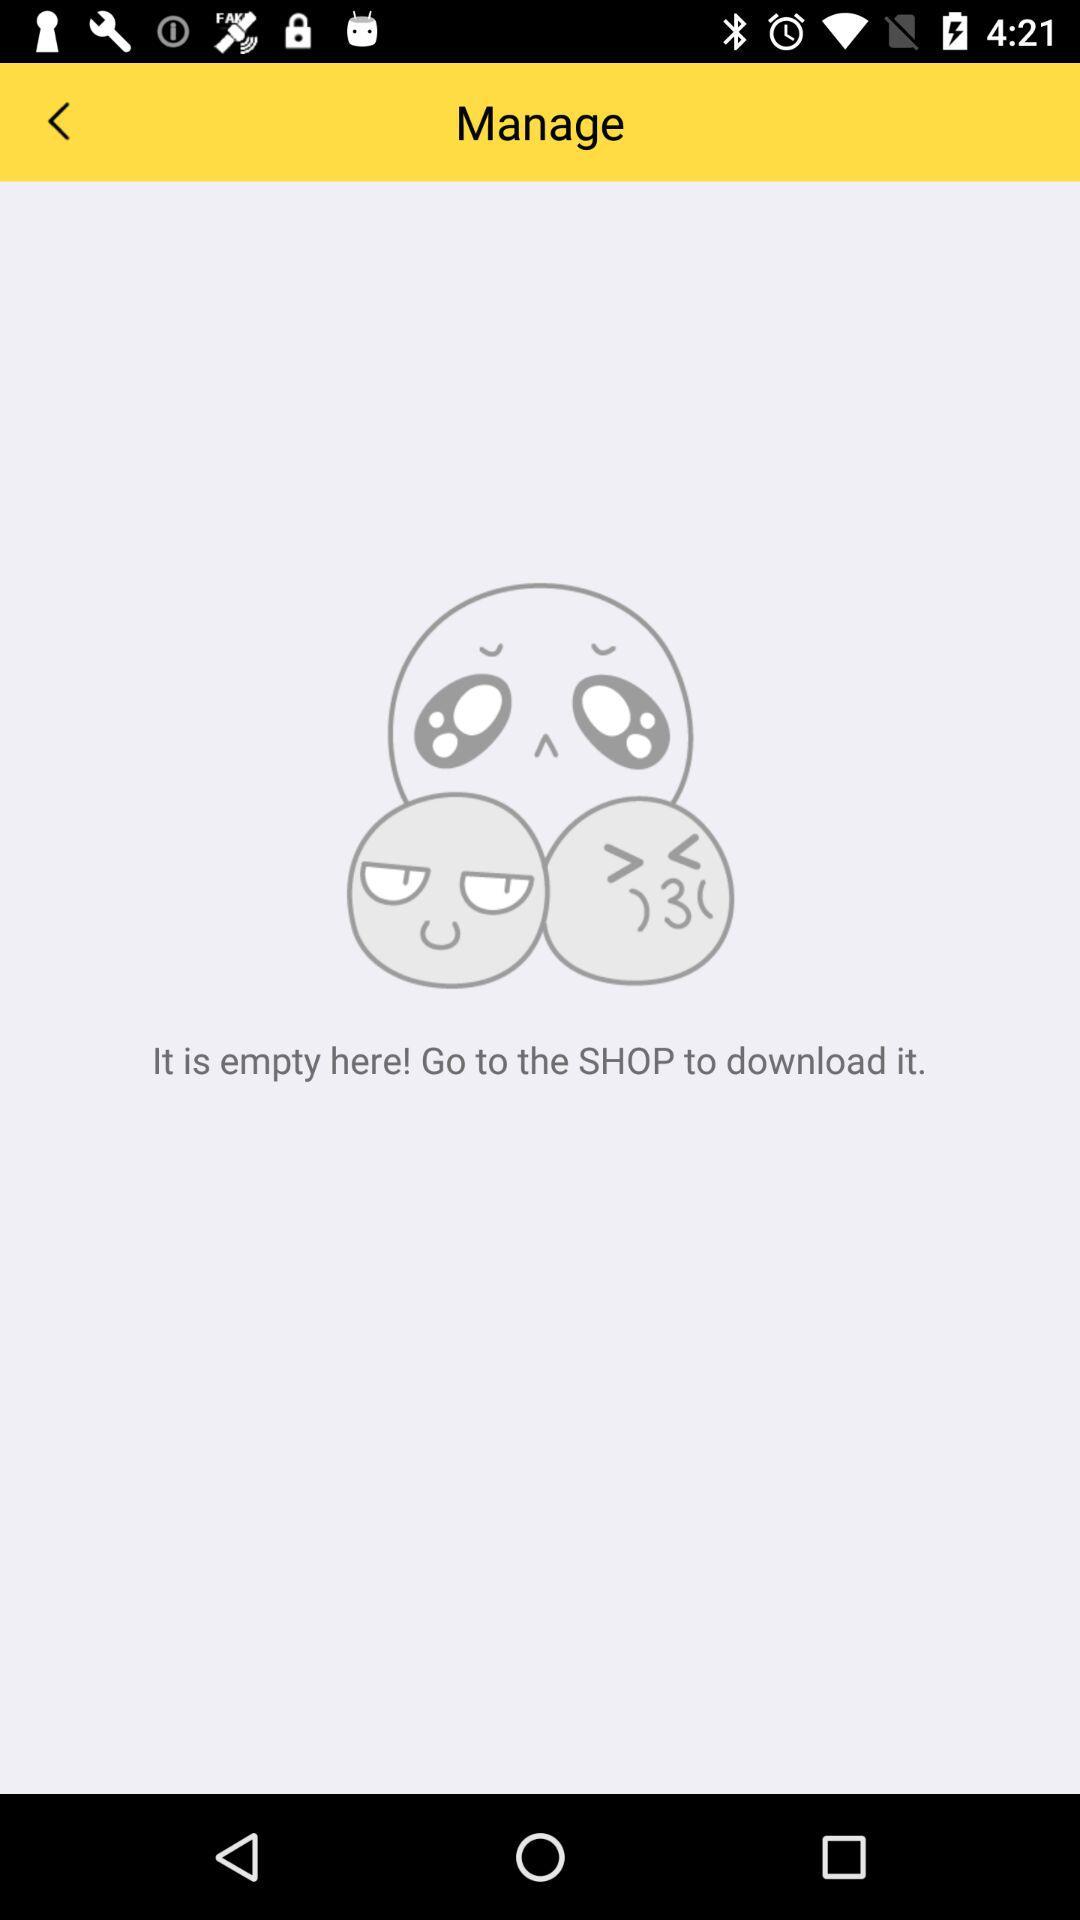 The image size is (1080, 1920). Describe the element at coordinates (56, 119) in the screenshot. I see `the icon at the top left corner` at that location.